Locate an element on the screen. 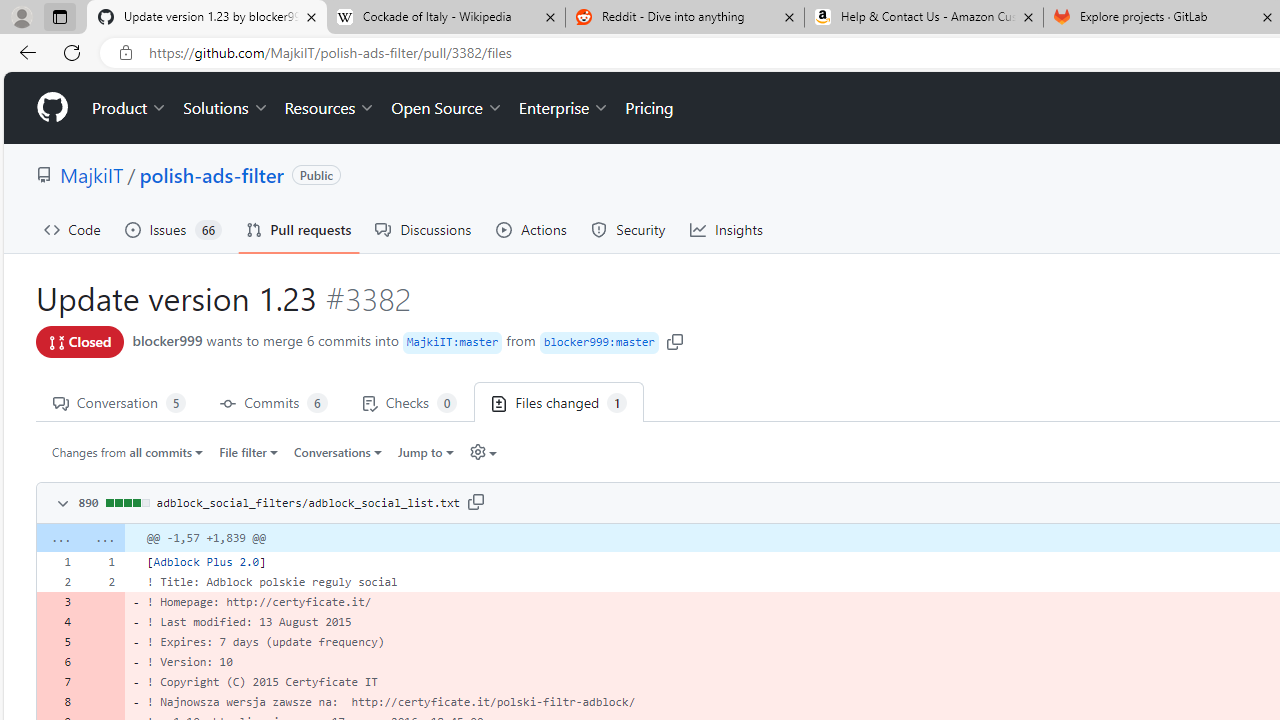 This screenshot has width=1280, height=720. 'Resources' is located at coordinates (330, 108).